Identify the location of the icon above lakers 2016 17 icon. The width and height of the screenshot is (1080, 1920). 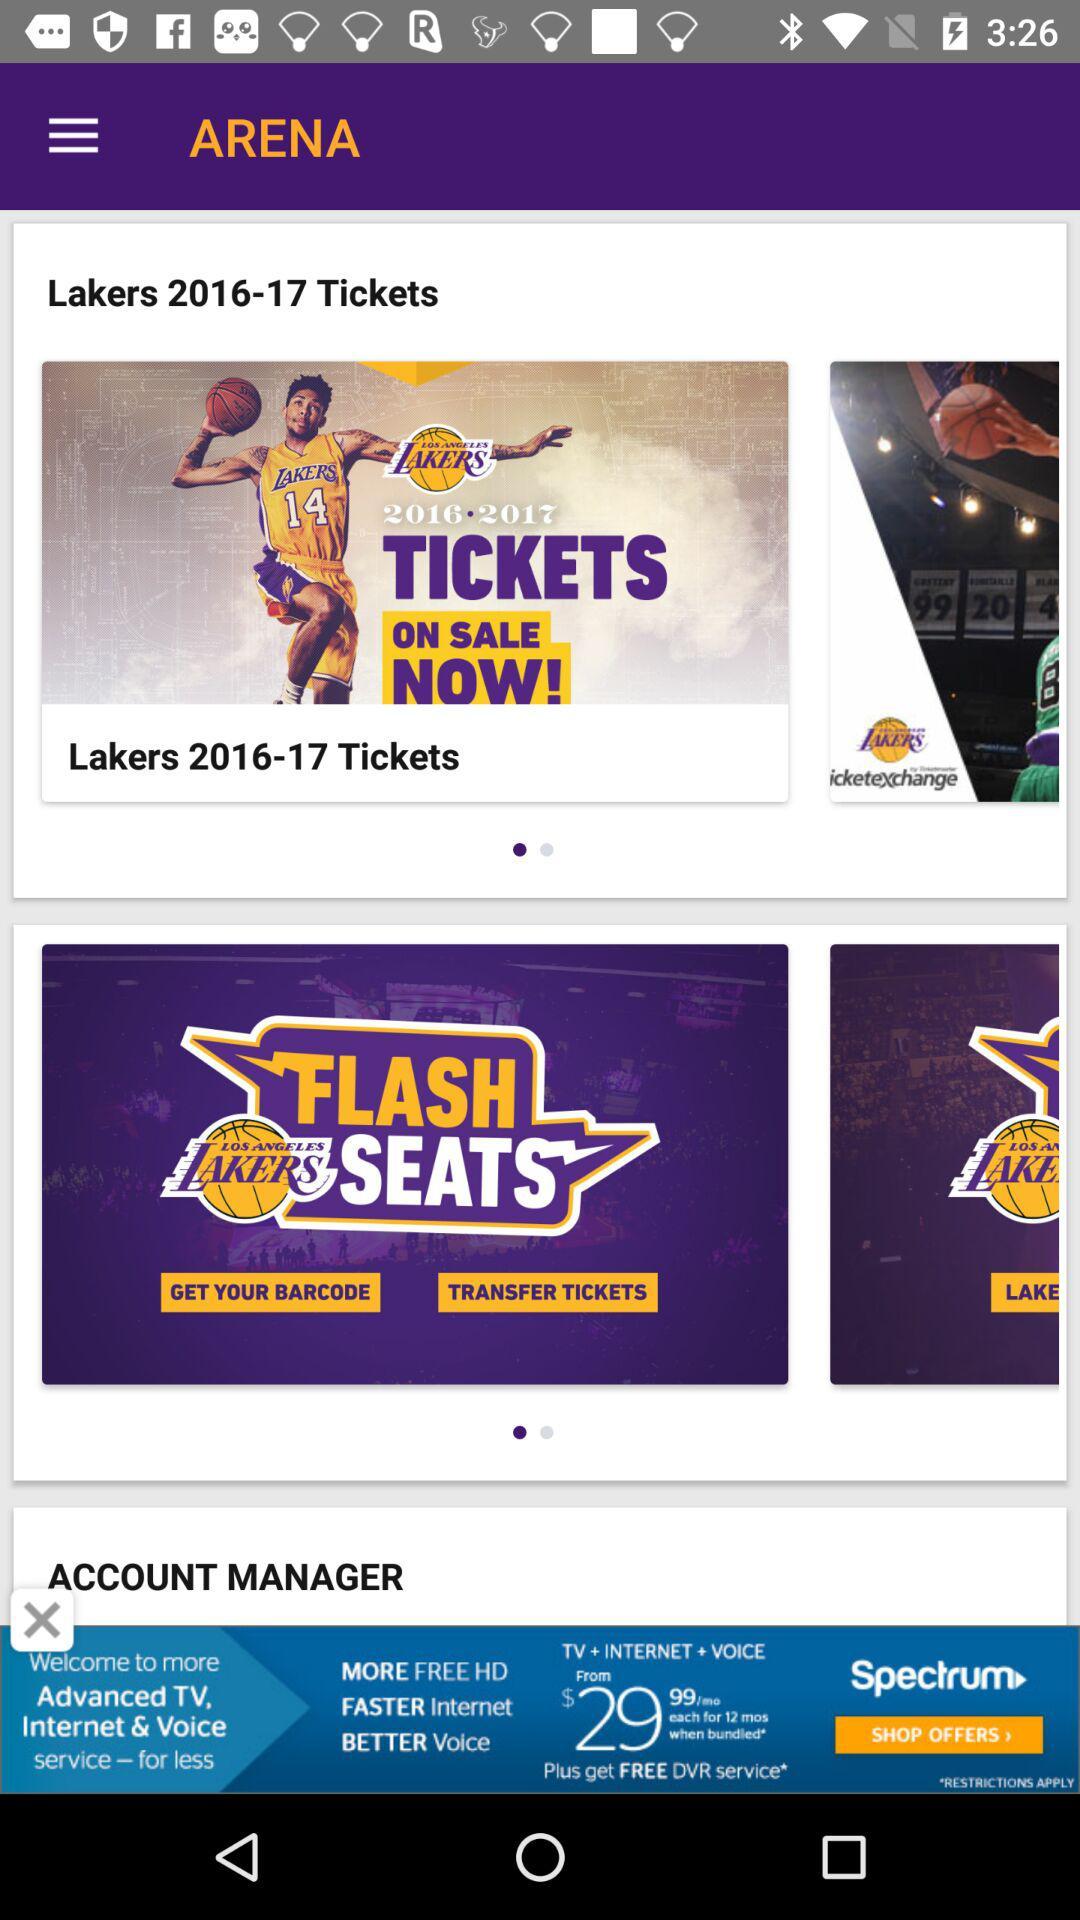
(72, 135).